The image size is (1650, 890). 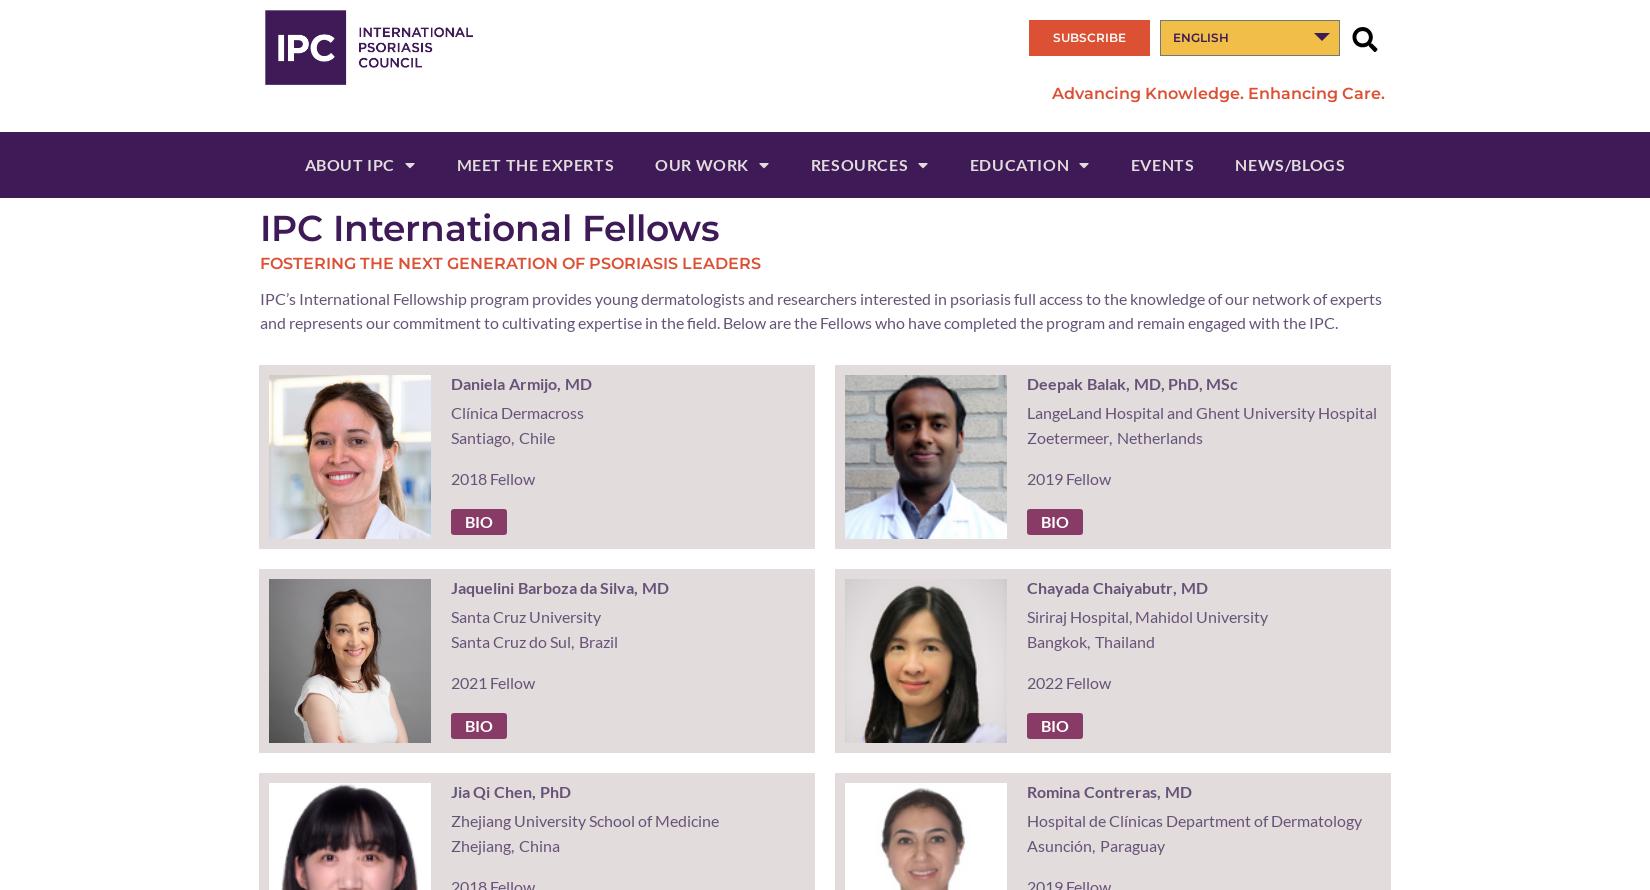 What do you see at coordinates (1025, 586) in the screenshot?
I see `'Chayada'` at bounding box center [1025, 586].